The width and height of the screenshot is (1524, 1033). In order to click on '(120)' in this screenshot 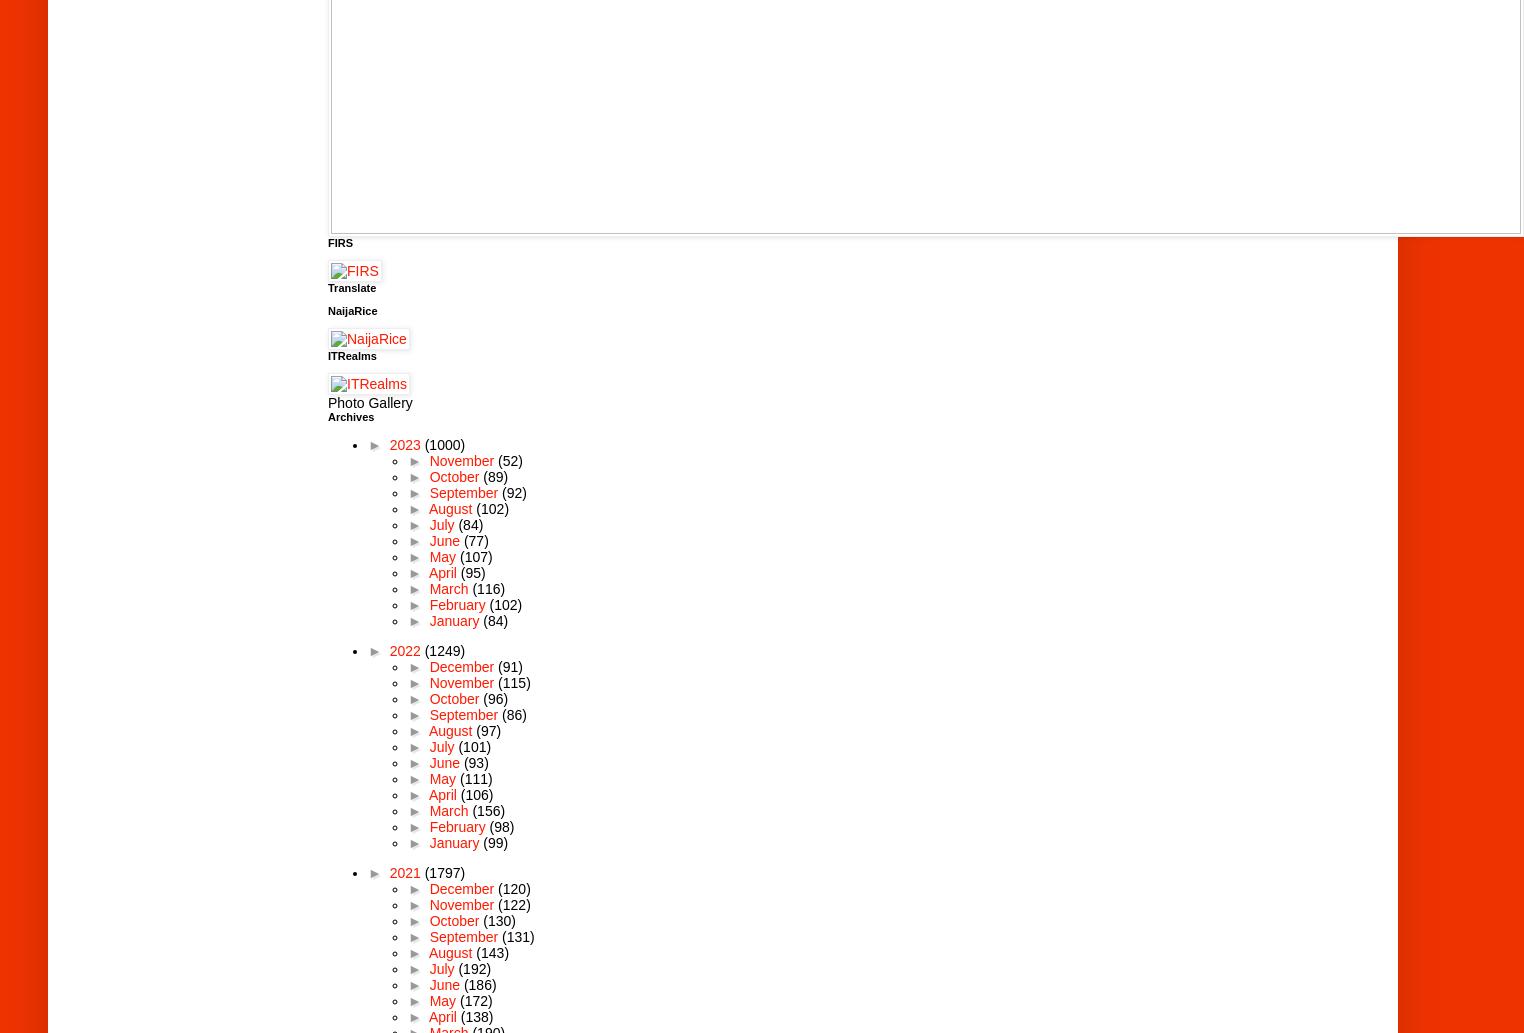, I will do `click(513, 886)`.